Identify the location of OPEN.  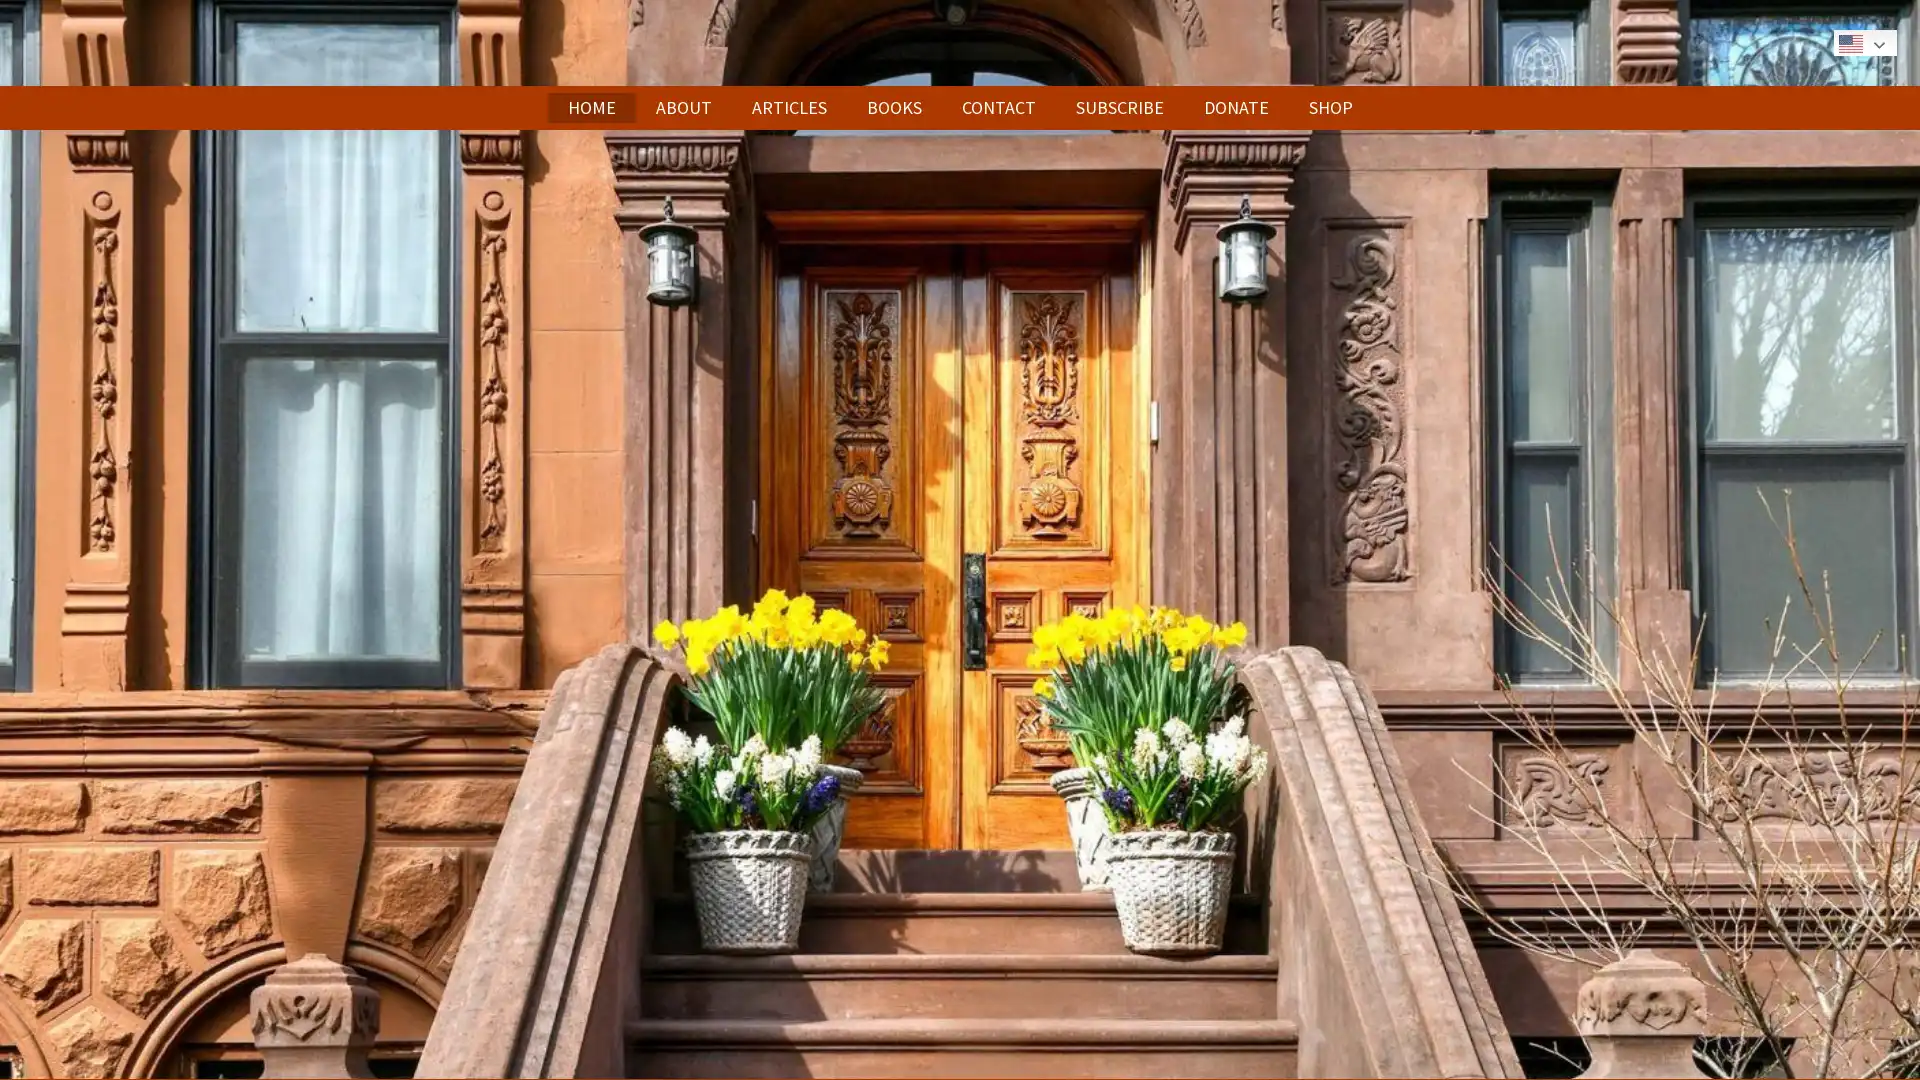
(958, 537).